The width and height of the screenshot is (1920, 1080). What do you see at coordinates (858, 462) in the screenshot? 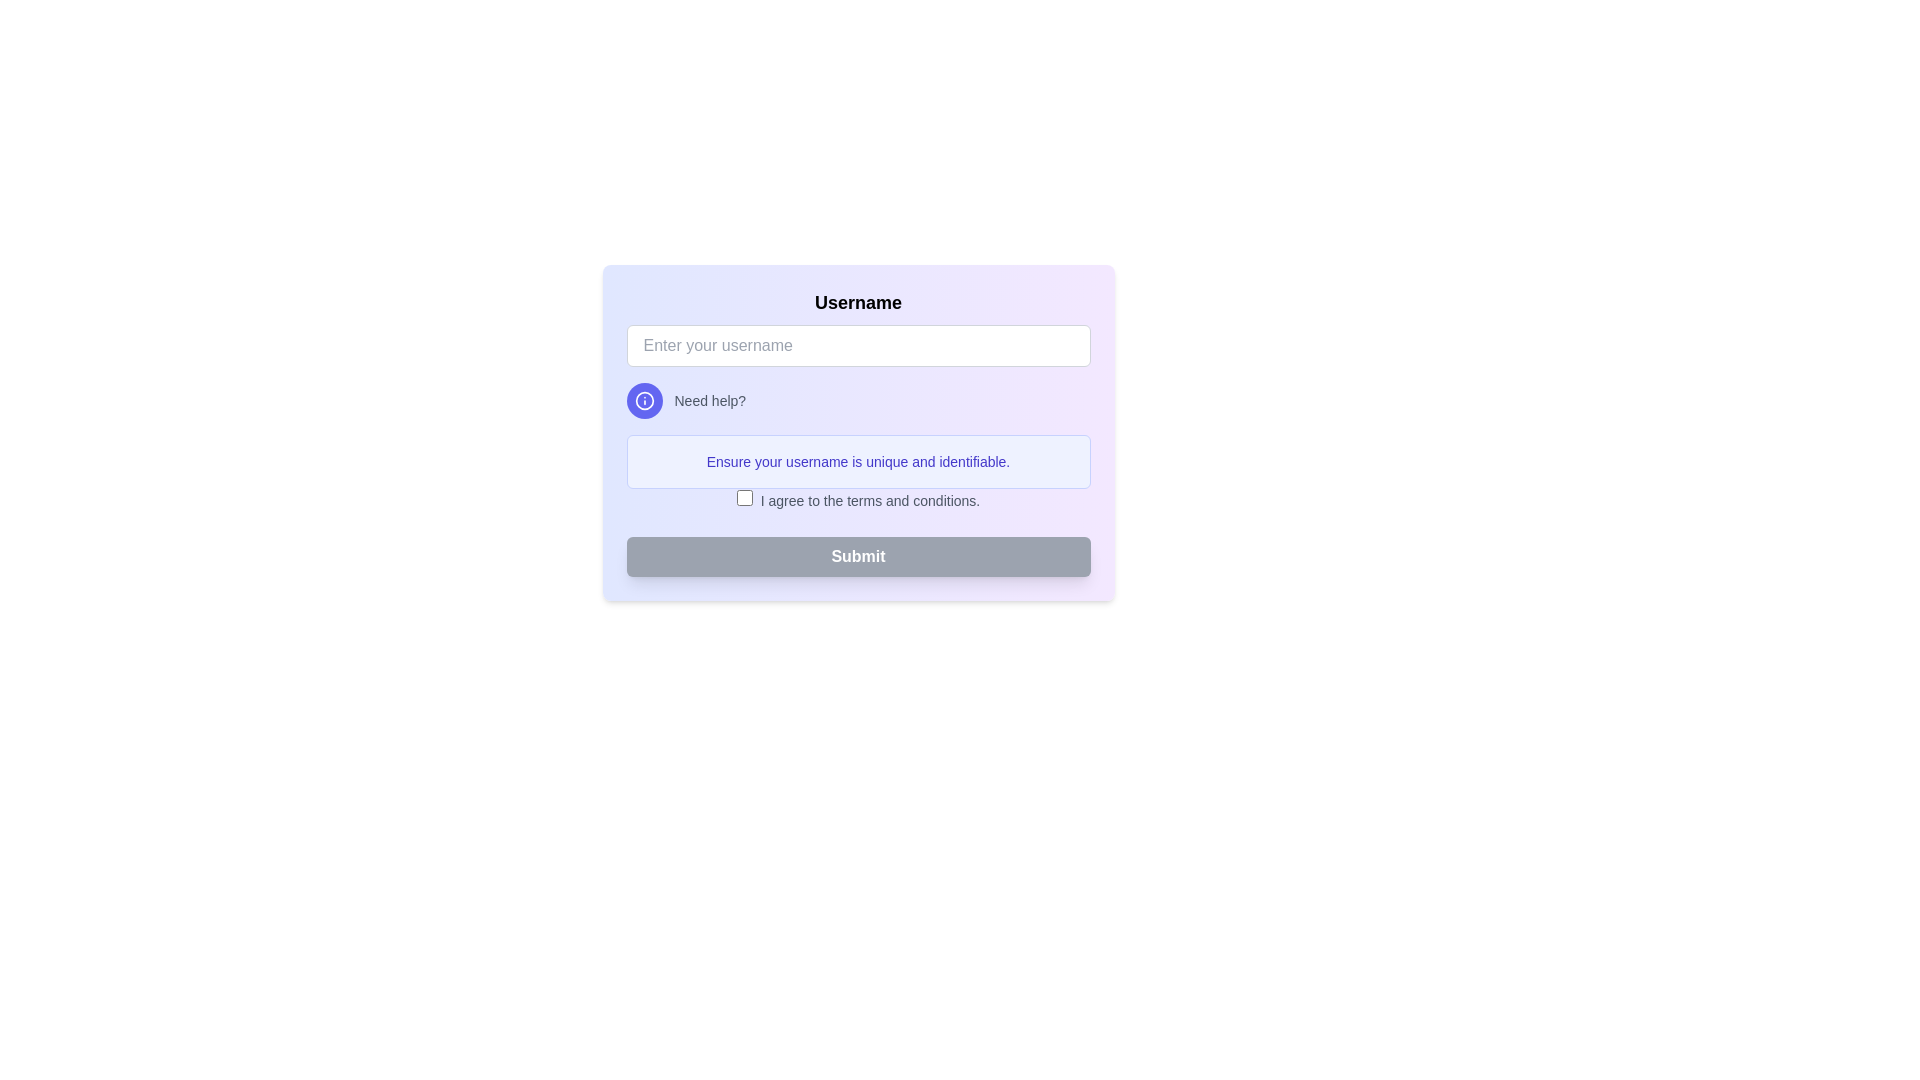
I see `the informational text block that provides guidance for ensuring a unique username, positioned below the 'Need help?' text and above the 'I agree to the terms and conditions.' checkbox` at bounding box center [858, 462].